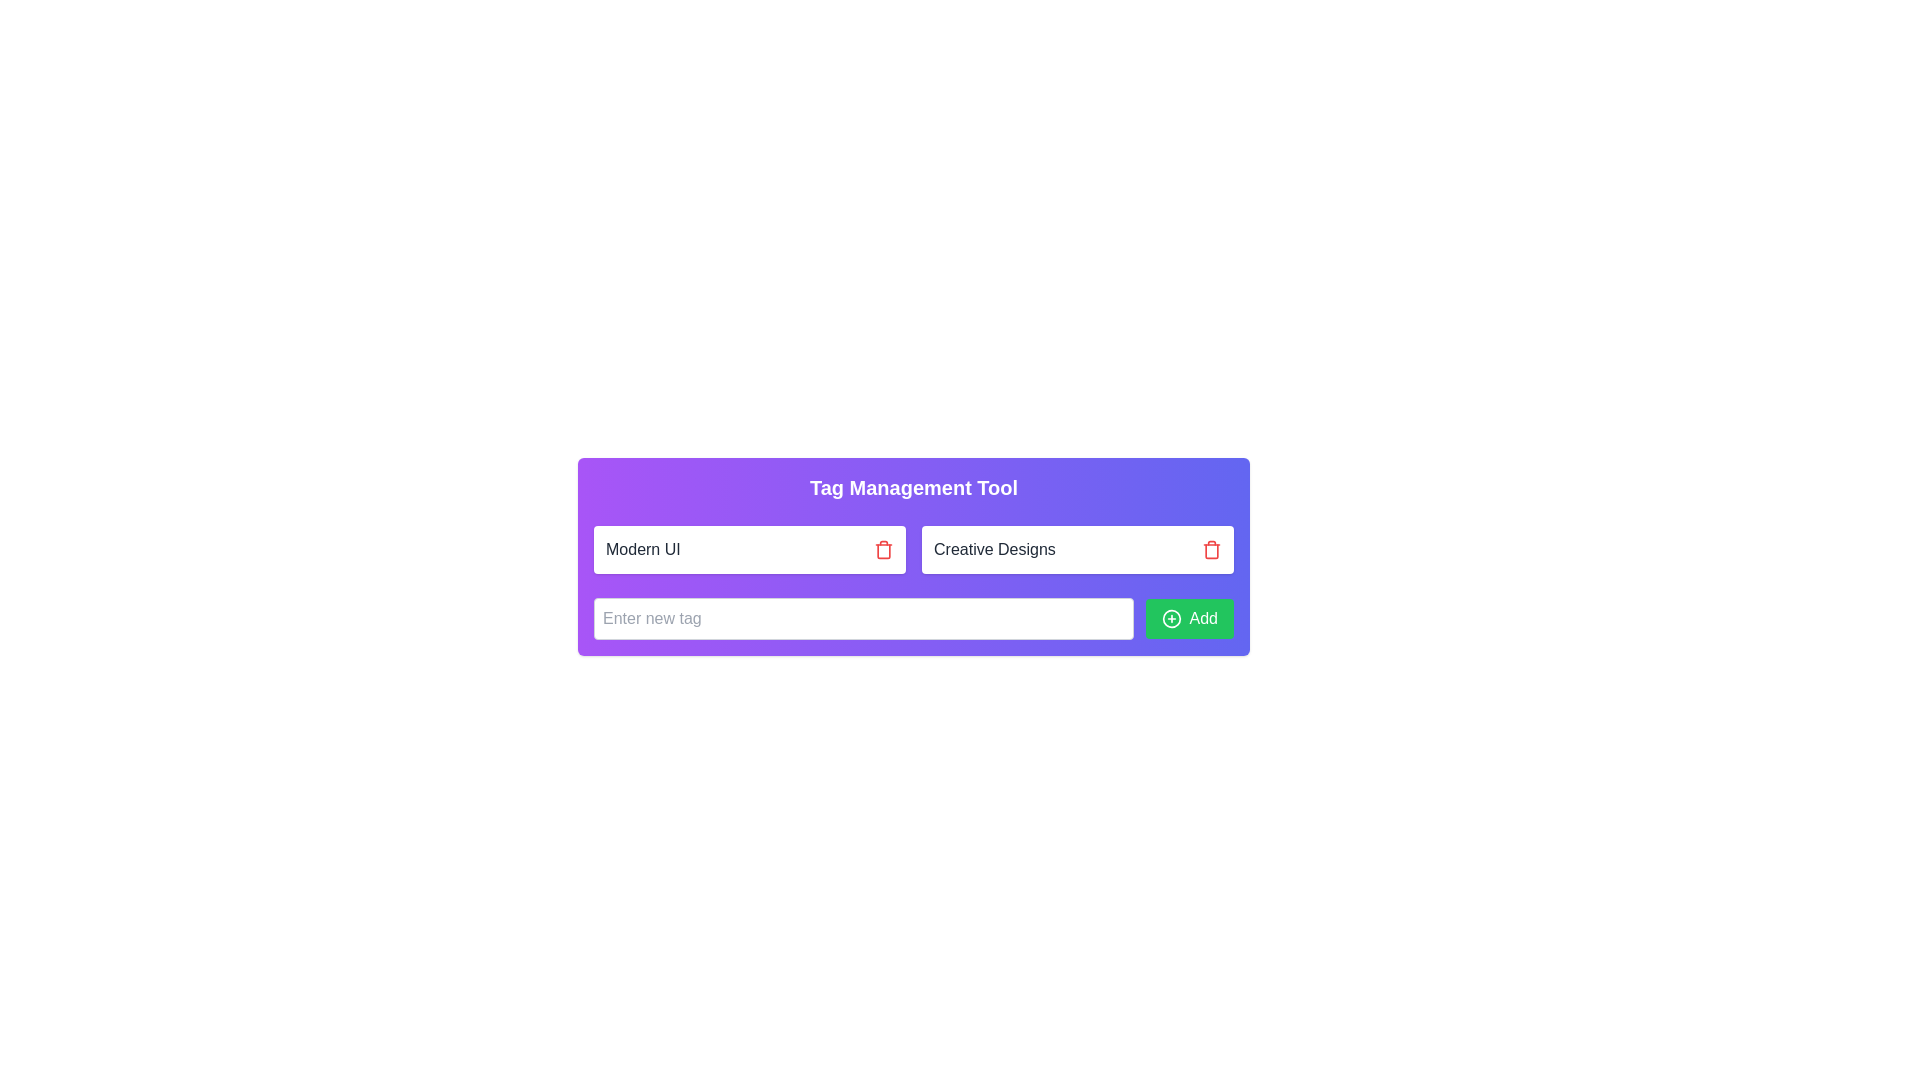 Image resolution: width=1920 pixels, height=1080 pixels. I want to click on the delete button located on the right side of the 'Creative Designs' label, so click(1210, 550).